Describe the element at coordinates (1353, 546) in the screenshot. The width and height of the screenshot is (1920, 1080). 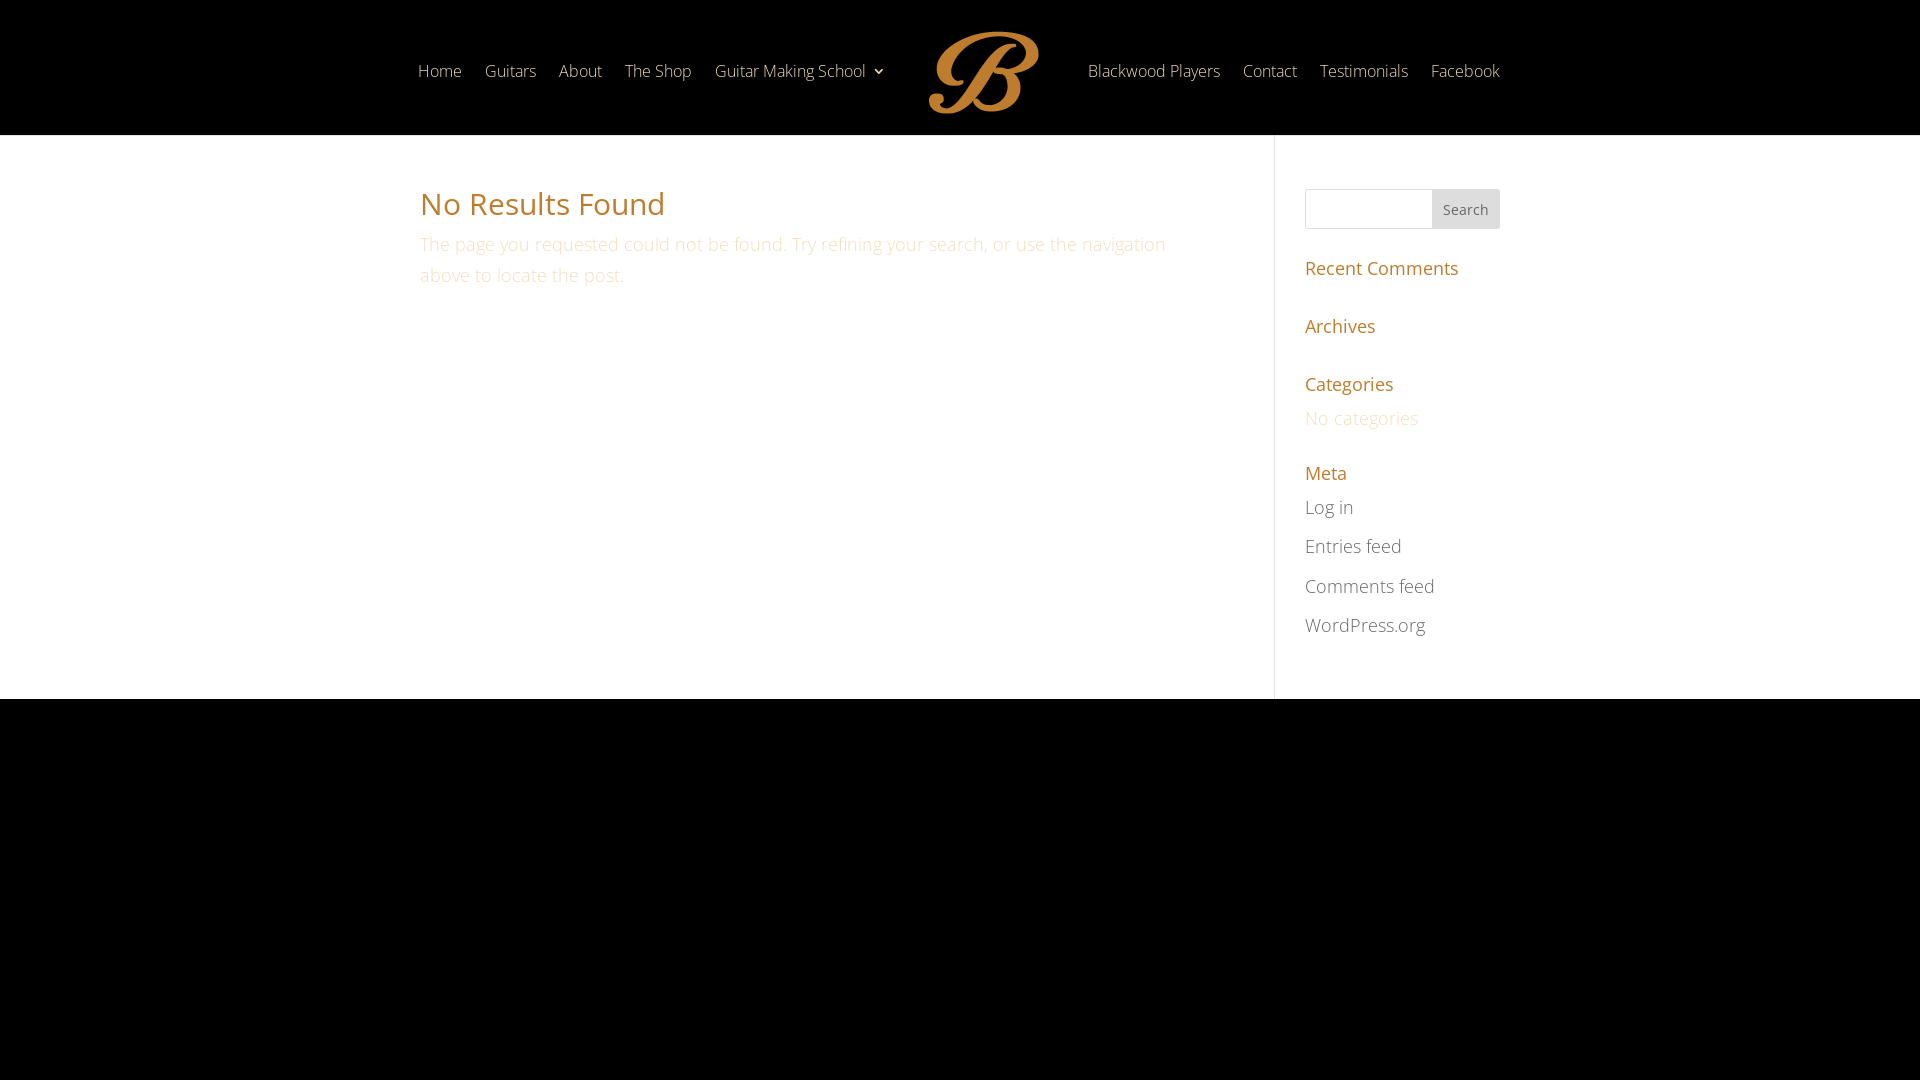
I see `'Entries feed'` at that location.